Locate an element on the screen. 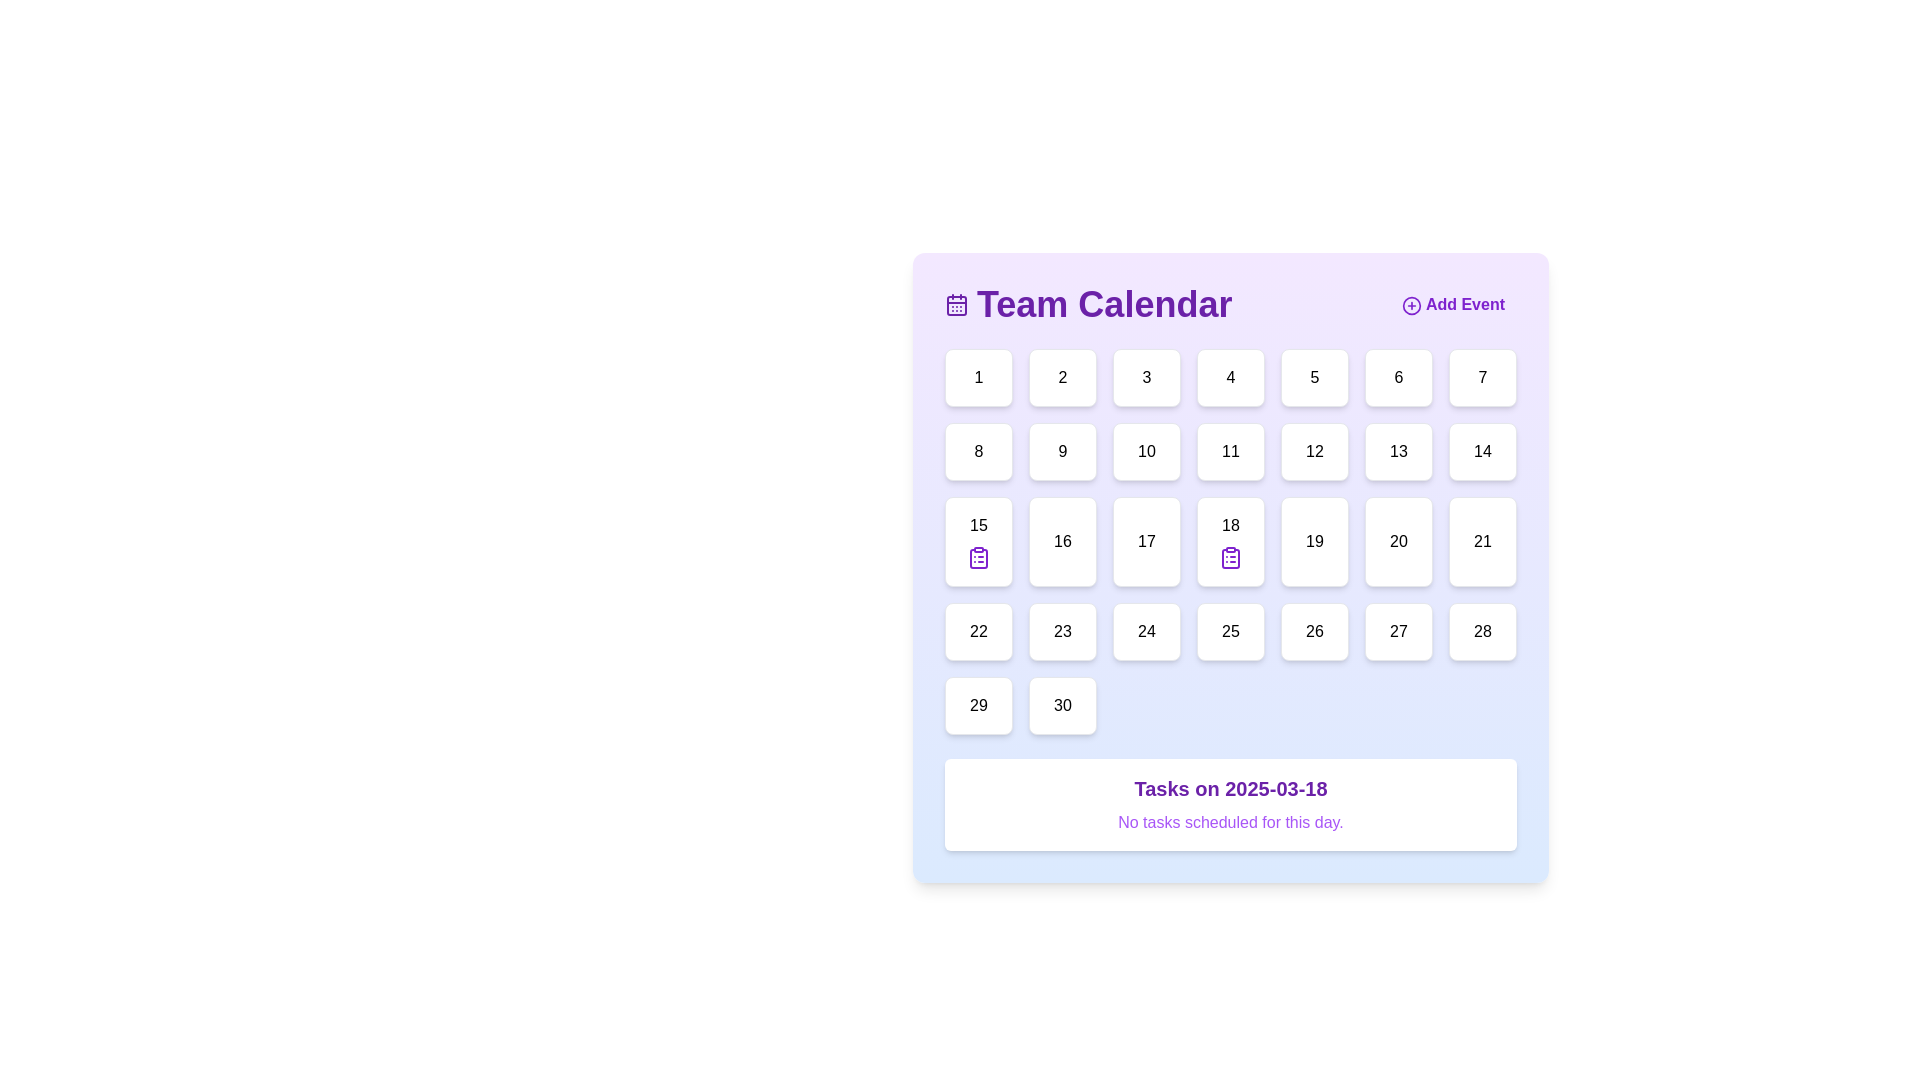 The height and width of the screenshot is (1080, 1920). the button representing the 9th day in the 'Team Calendar' is located at coordinates (1061, 451).